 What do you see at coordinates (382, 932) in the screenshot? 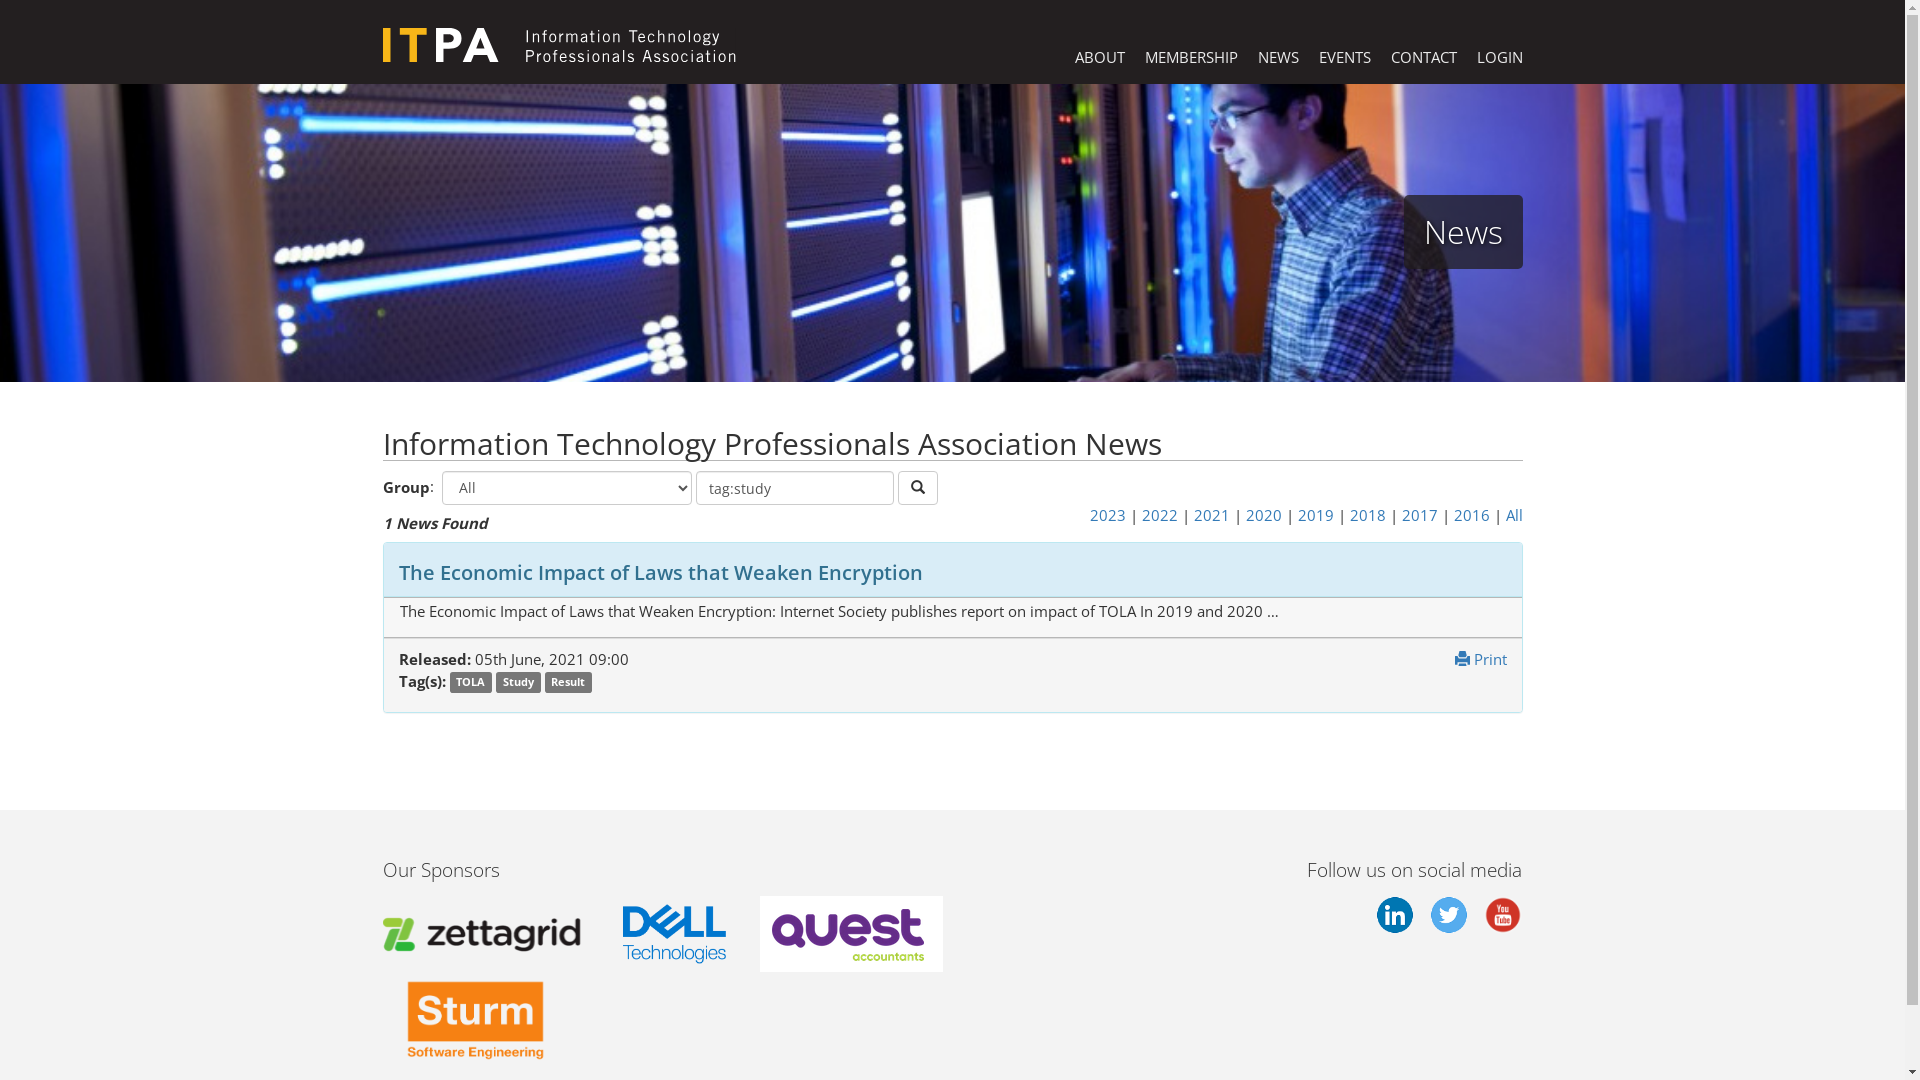
I see `'Zettagrid'` at bounding box center [382, 932].